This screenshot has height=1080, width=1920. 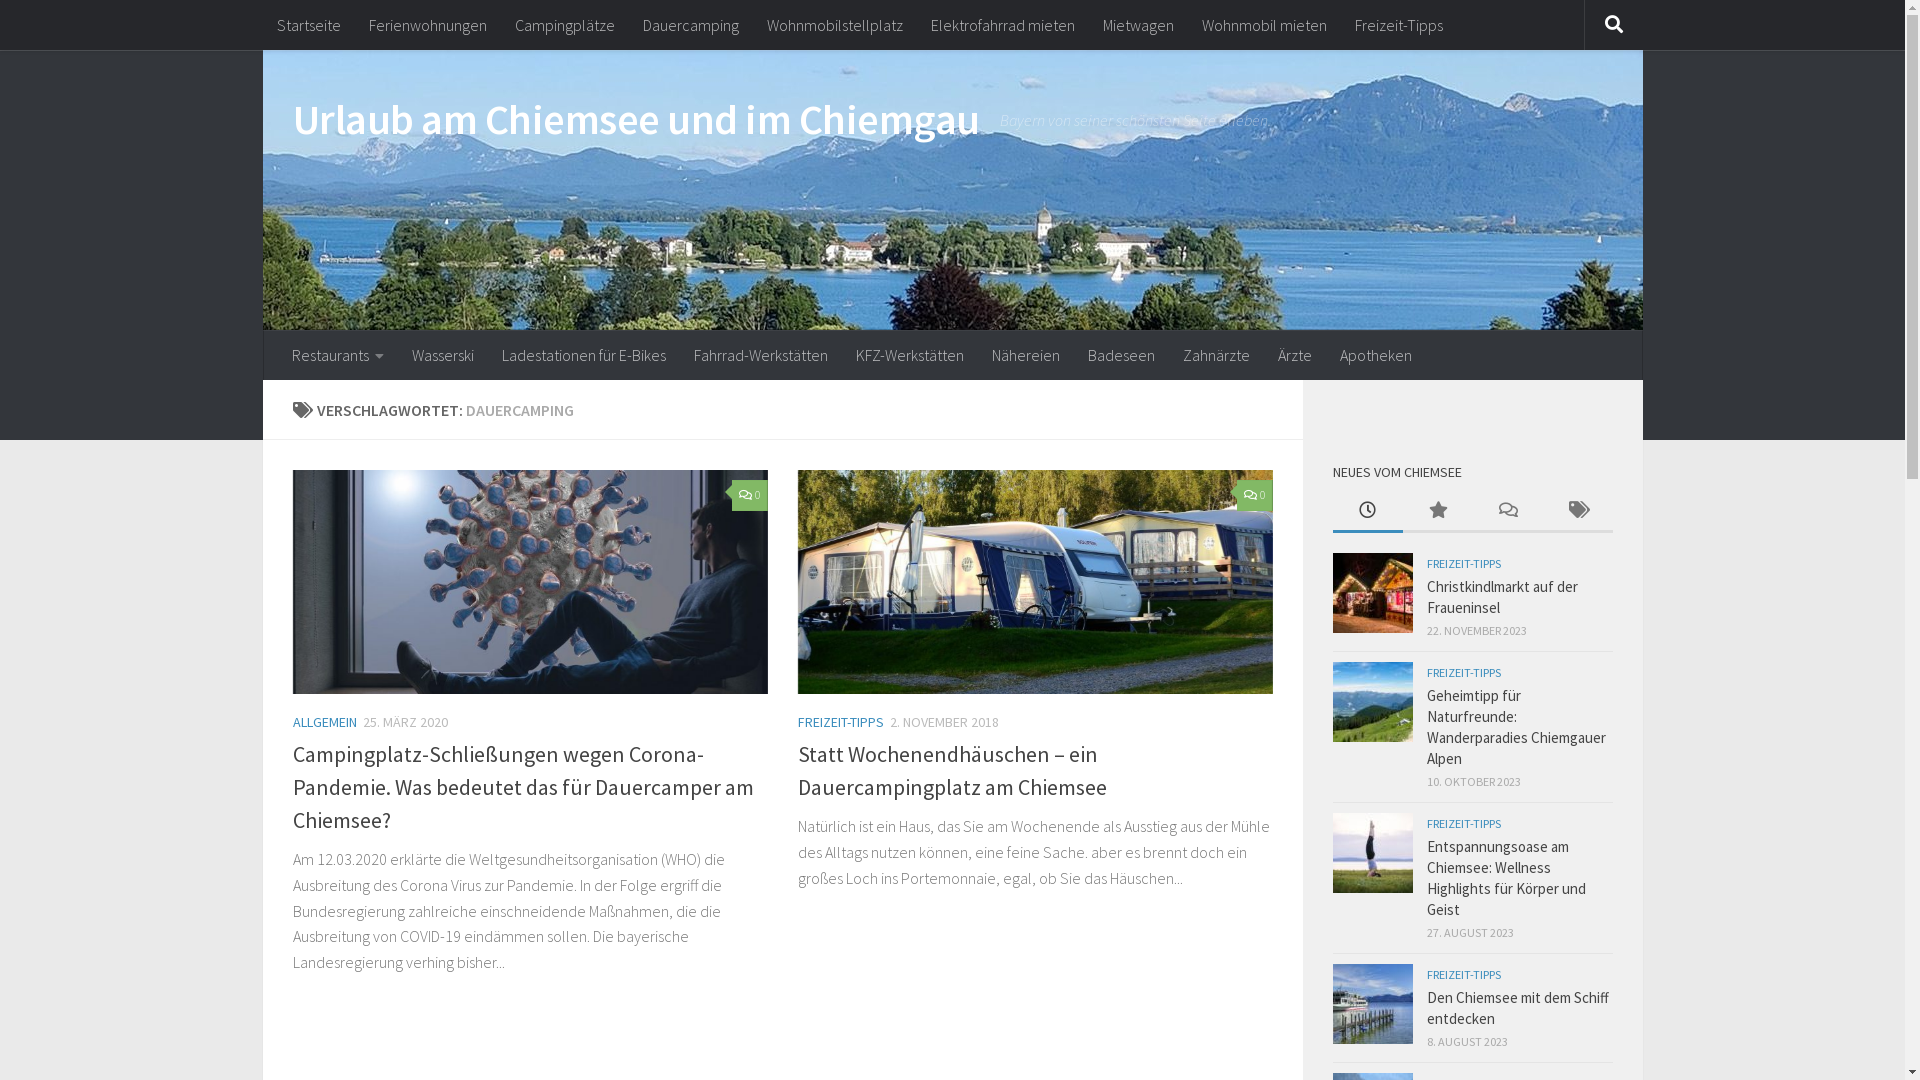 What do you see at coordinates (337, 353) in the screenshot?
I see `'Restaurants'` at bounding box center [337, 353].